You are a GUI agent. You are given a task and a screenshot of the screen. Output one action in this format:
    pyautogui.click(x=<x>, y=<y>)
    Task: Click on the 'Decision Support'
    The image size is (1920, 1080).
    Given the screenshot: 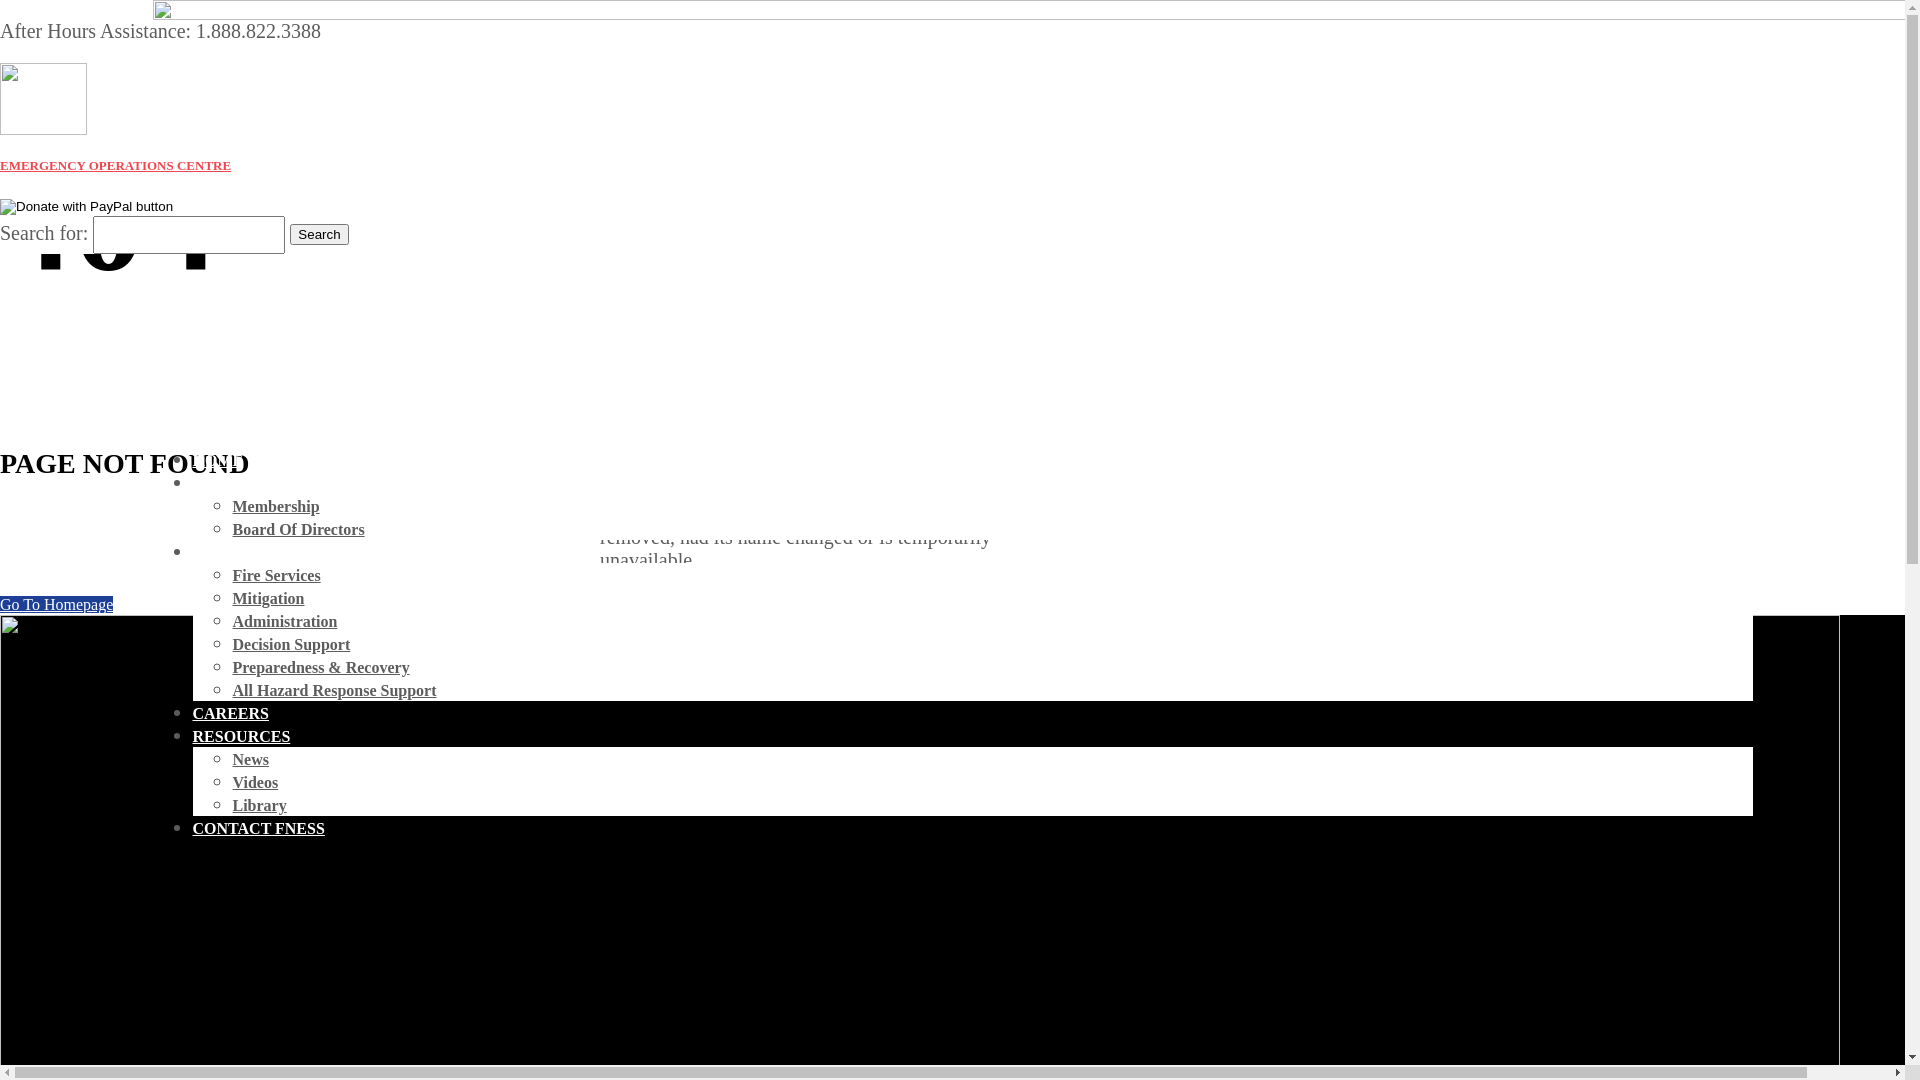 What is the action you would take?
    pyautogui.click(x=290, y=644)
    